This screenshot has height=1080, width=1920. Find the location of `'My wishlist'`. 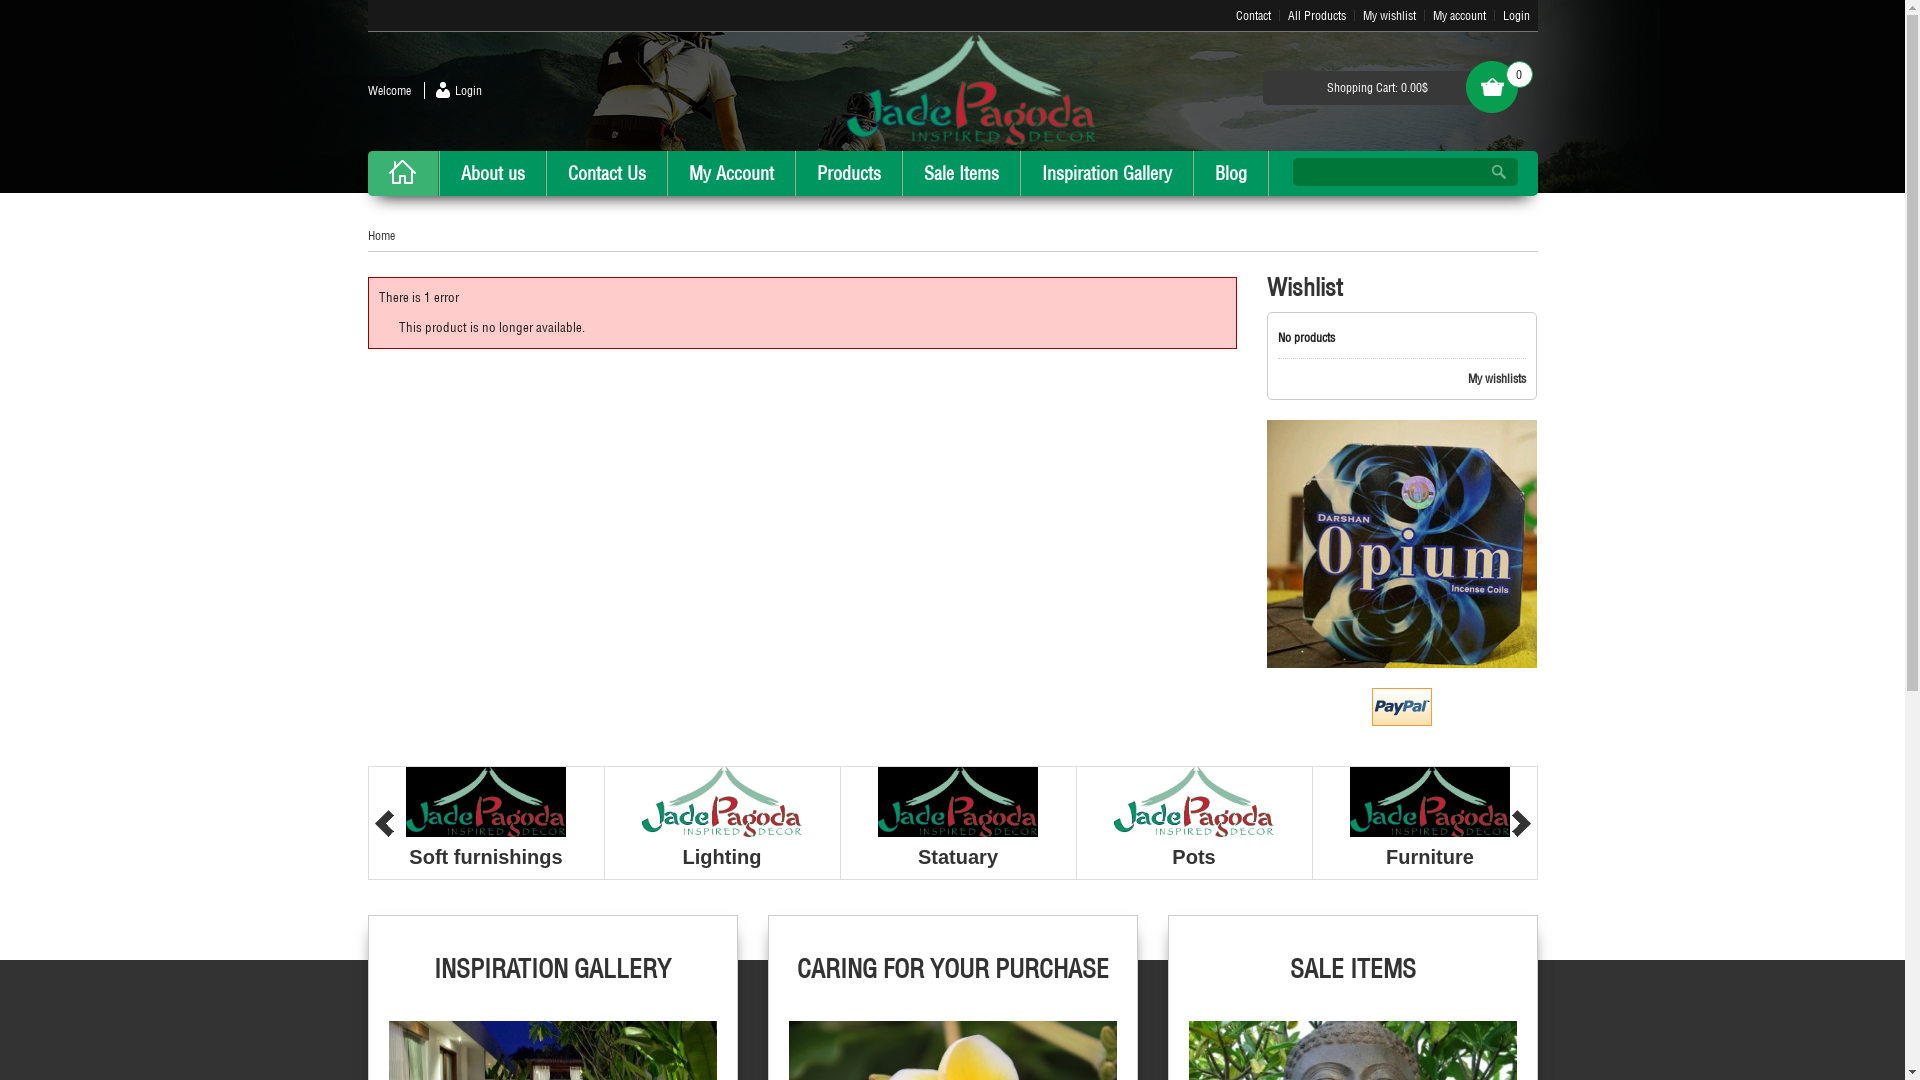

'My wishlist' is located at coordinates (1387, 15).